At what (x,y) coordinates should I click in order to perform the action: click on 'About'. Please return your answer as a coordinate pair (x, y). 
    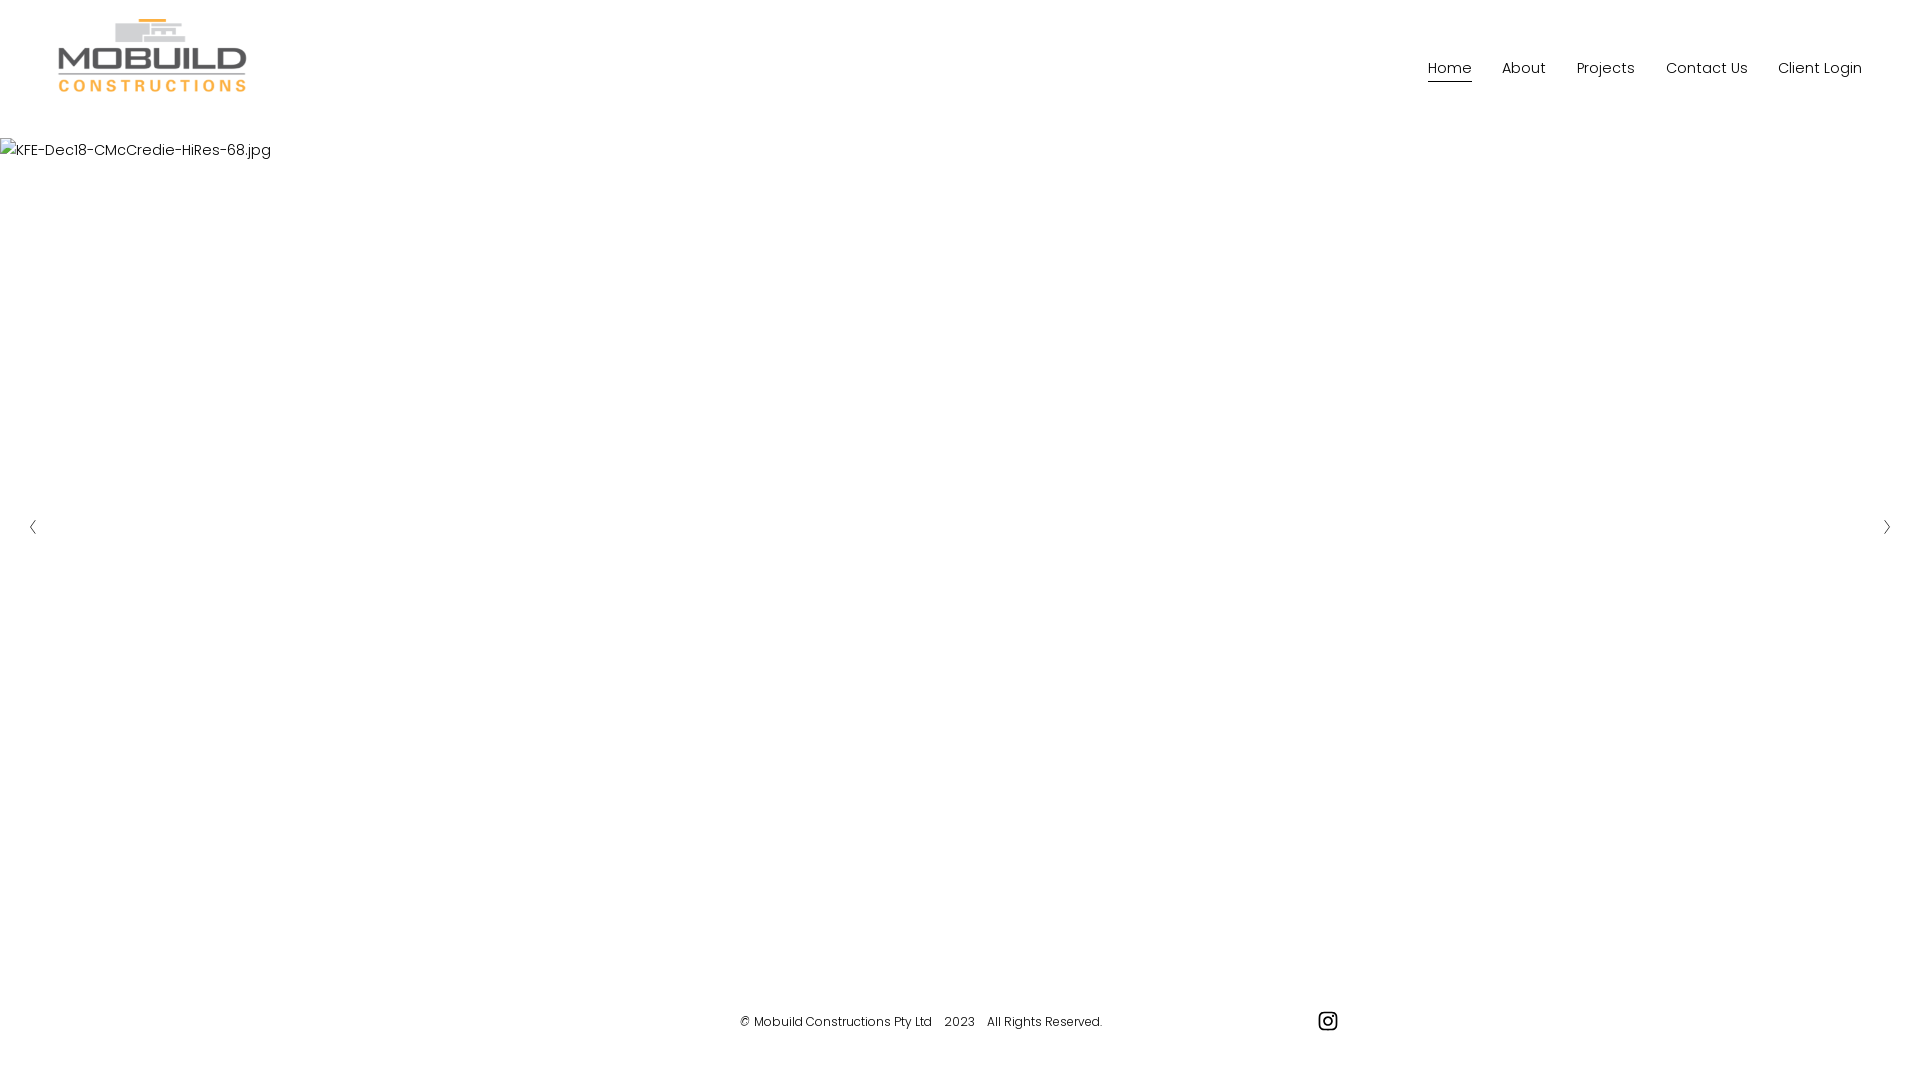
    Looking at the image, I should click on (1522, 68).